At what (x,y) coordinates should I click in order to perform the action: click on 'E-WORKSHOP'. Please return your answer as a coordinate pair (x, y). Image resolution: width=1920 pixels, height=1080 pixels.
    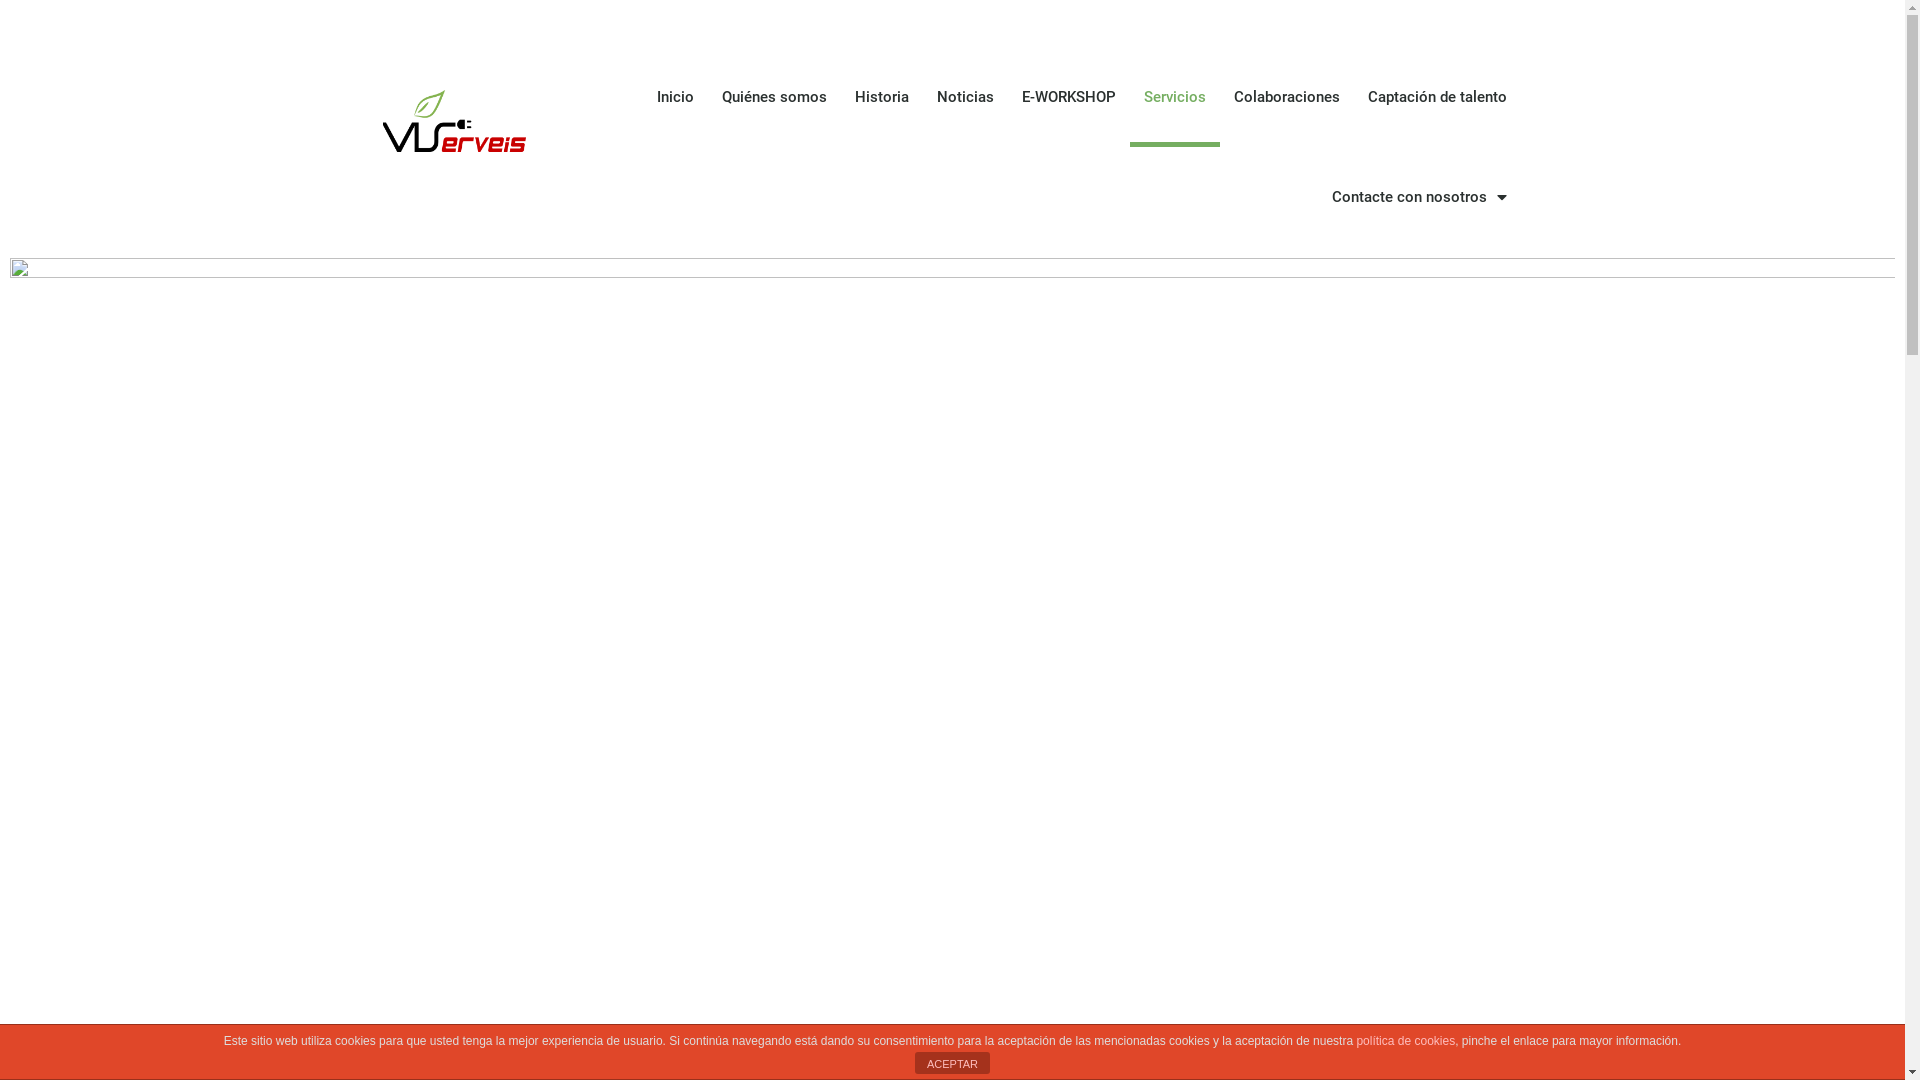
    Looking at the image, I should click on (1068, 96).